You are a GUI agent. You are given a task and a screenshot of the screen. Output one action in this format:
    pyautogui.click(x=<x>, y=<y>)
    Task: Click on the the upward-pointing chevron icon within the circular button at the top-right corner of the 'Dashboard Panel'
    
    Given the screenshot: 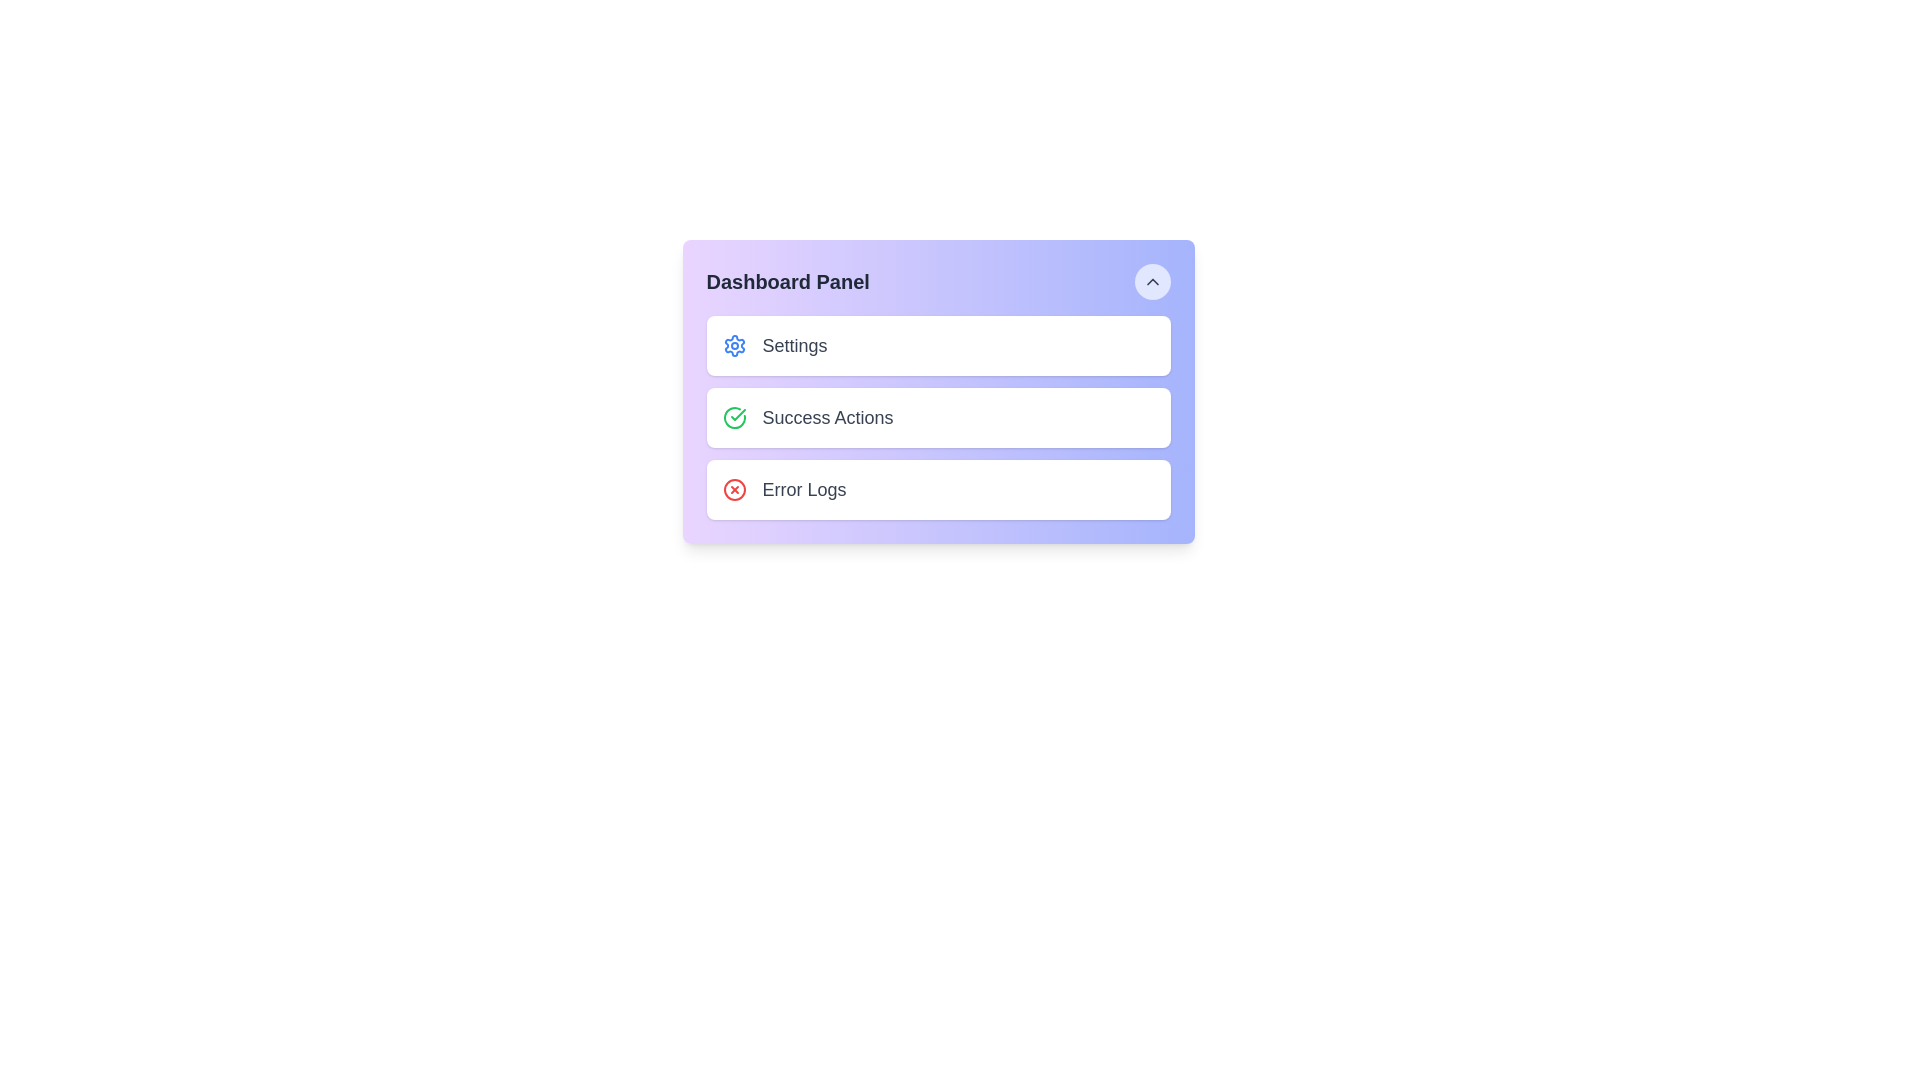 What is the action you would take?
    pyautogui.click(x=1152, y=281)
    